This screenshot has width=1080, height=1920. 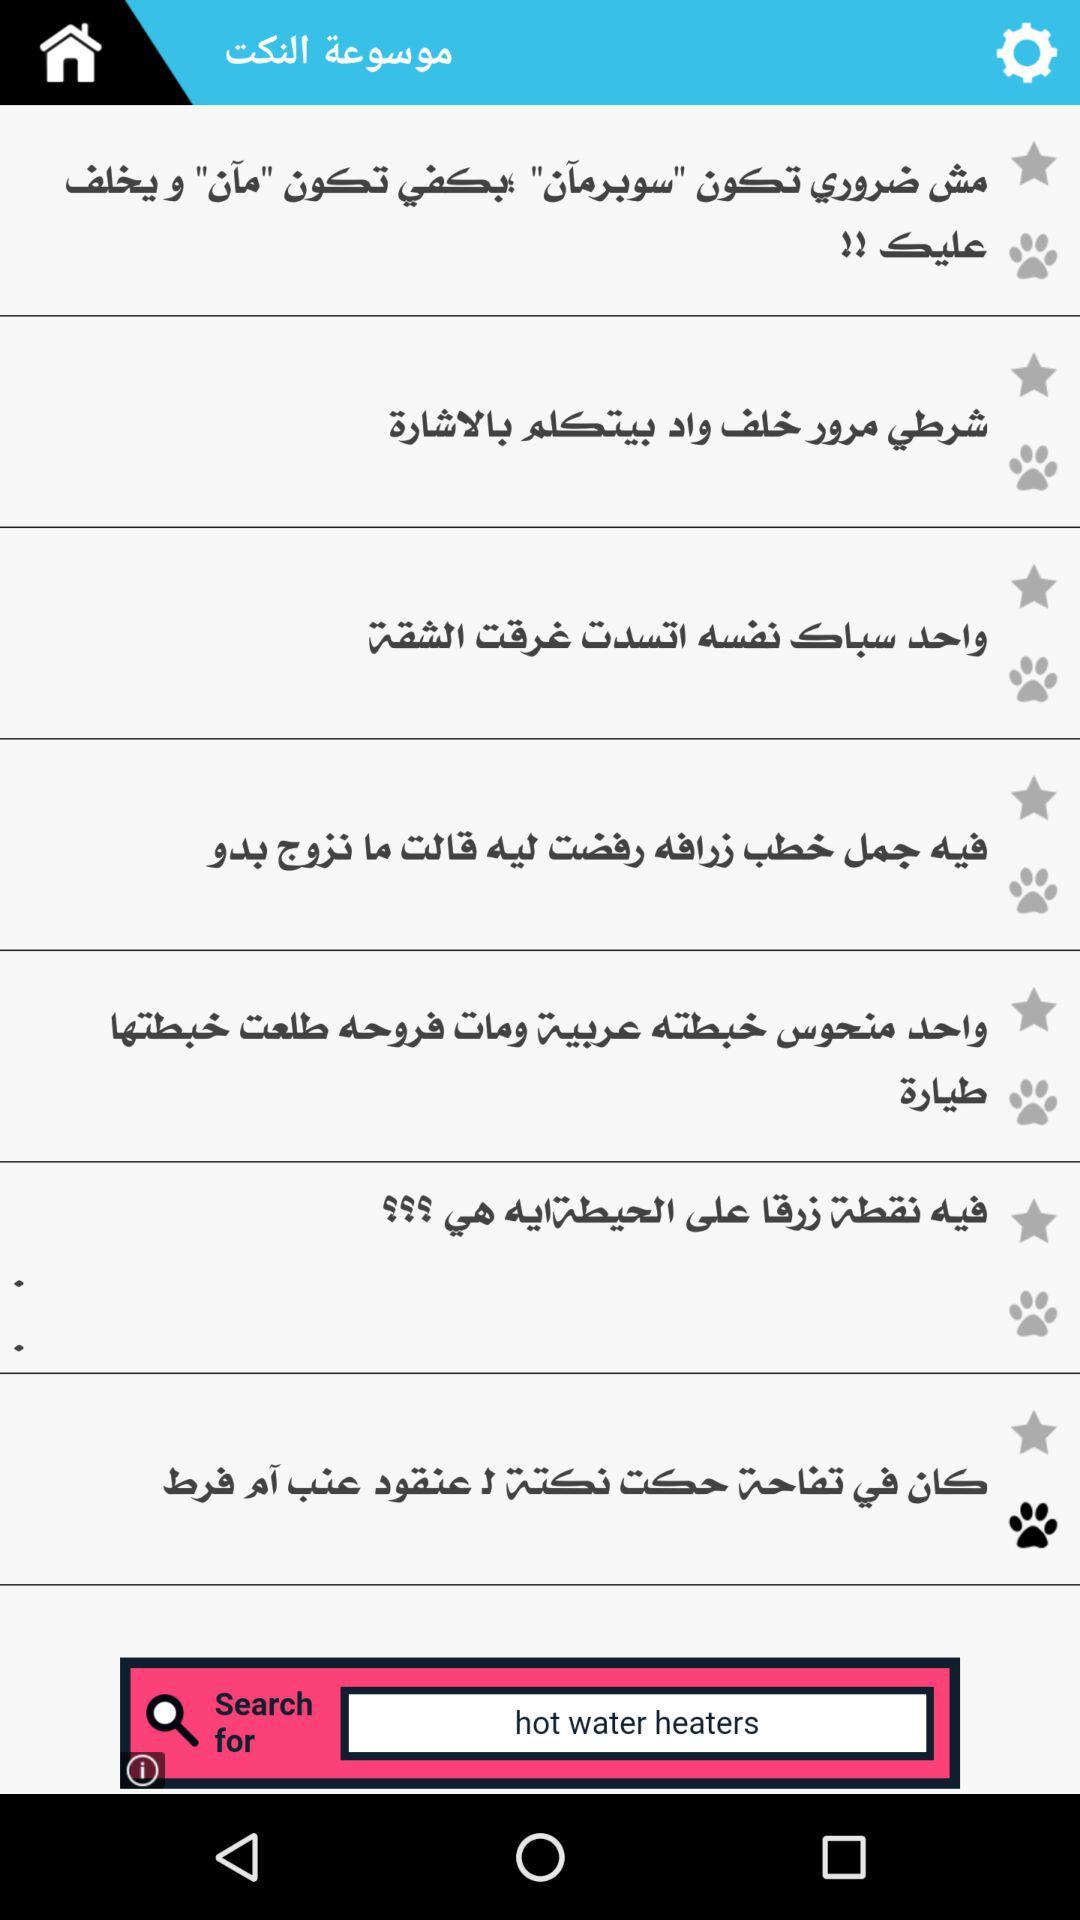 I want to click on house, so click(x=104, y=52).